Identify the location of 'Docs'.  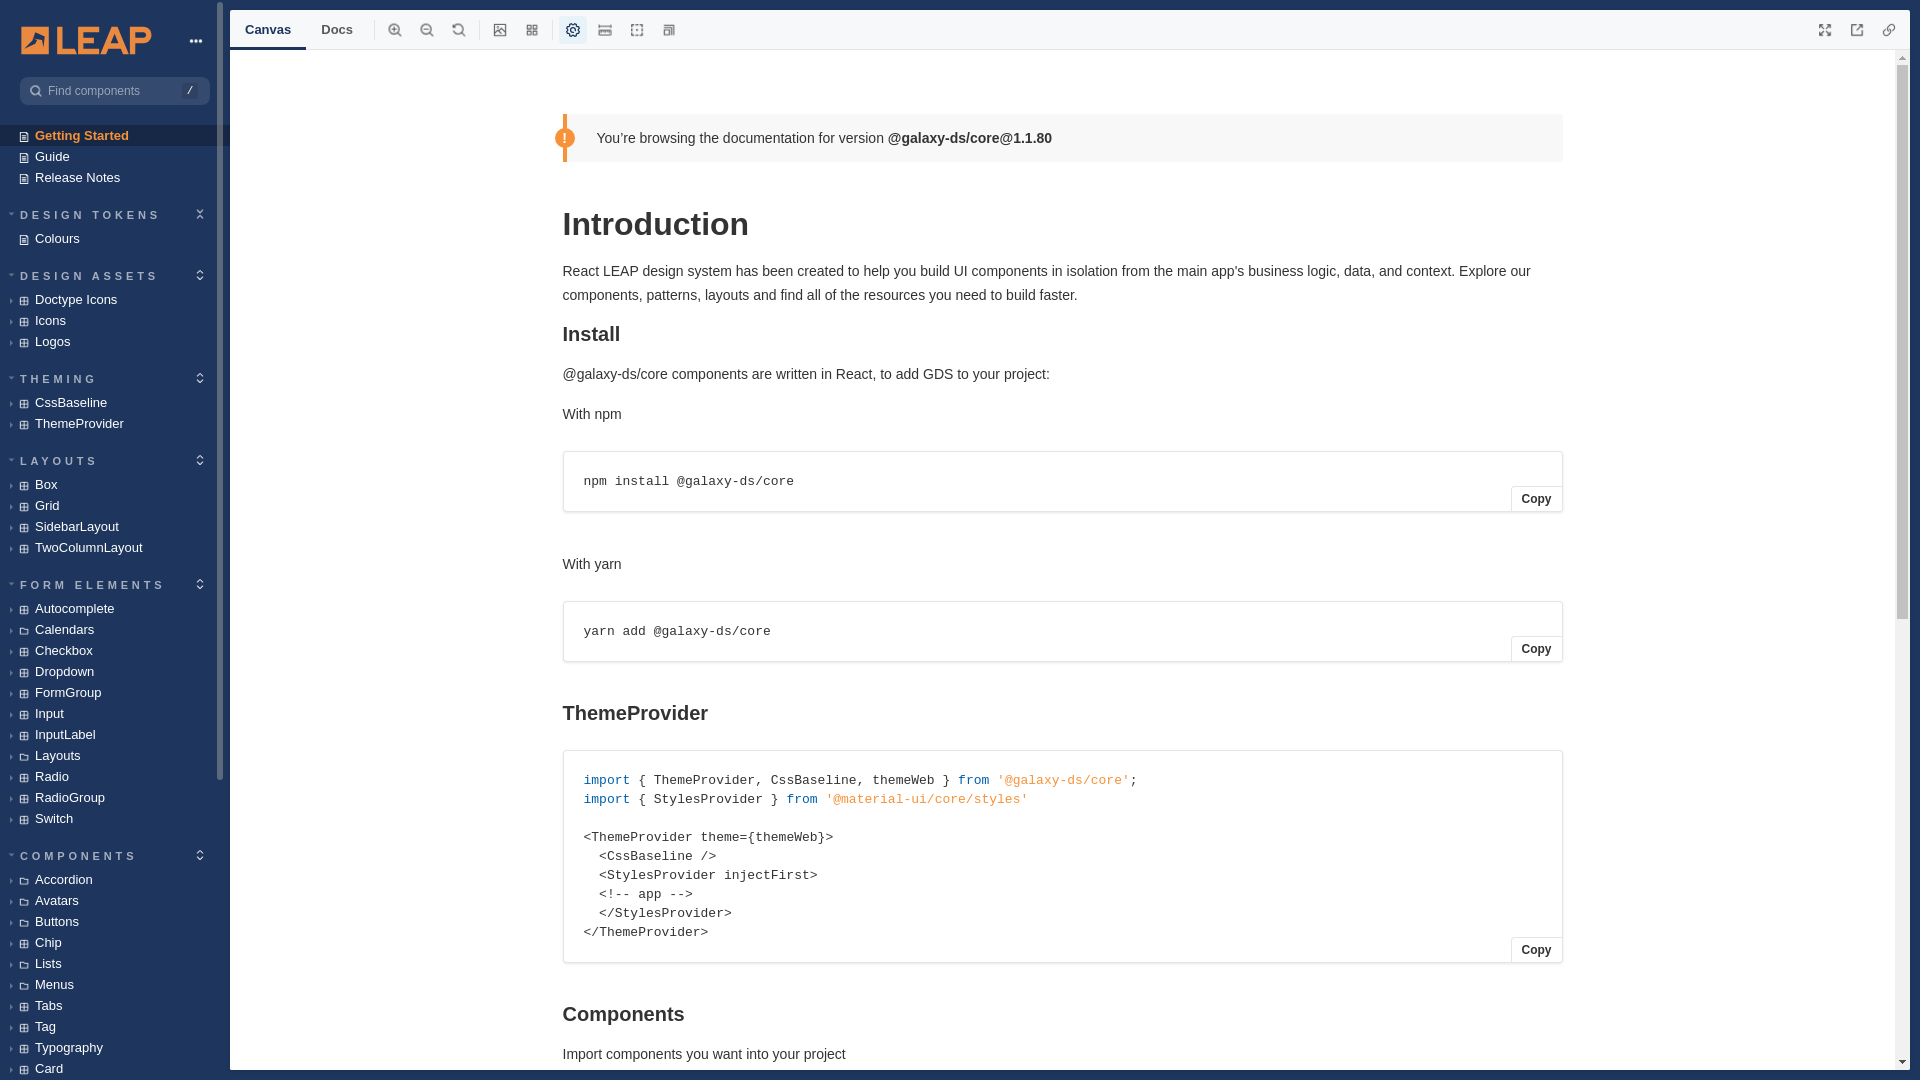
(336, 30).